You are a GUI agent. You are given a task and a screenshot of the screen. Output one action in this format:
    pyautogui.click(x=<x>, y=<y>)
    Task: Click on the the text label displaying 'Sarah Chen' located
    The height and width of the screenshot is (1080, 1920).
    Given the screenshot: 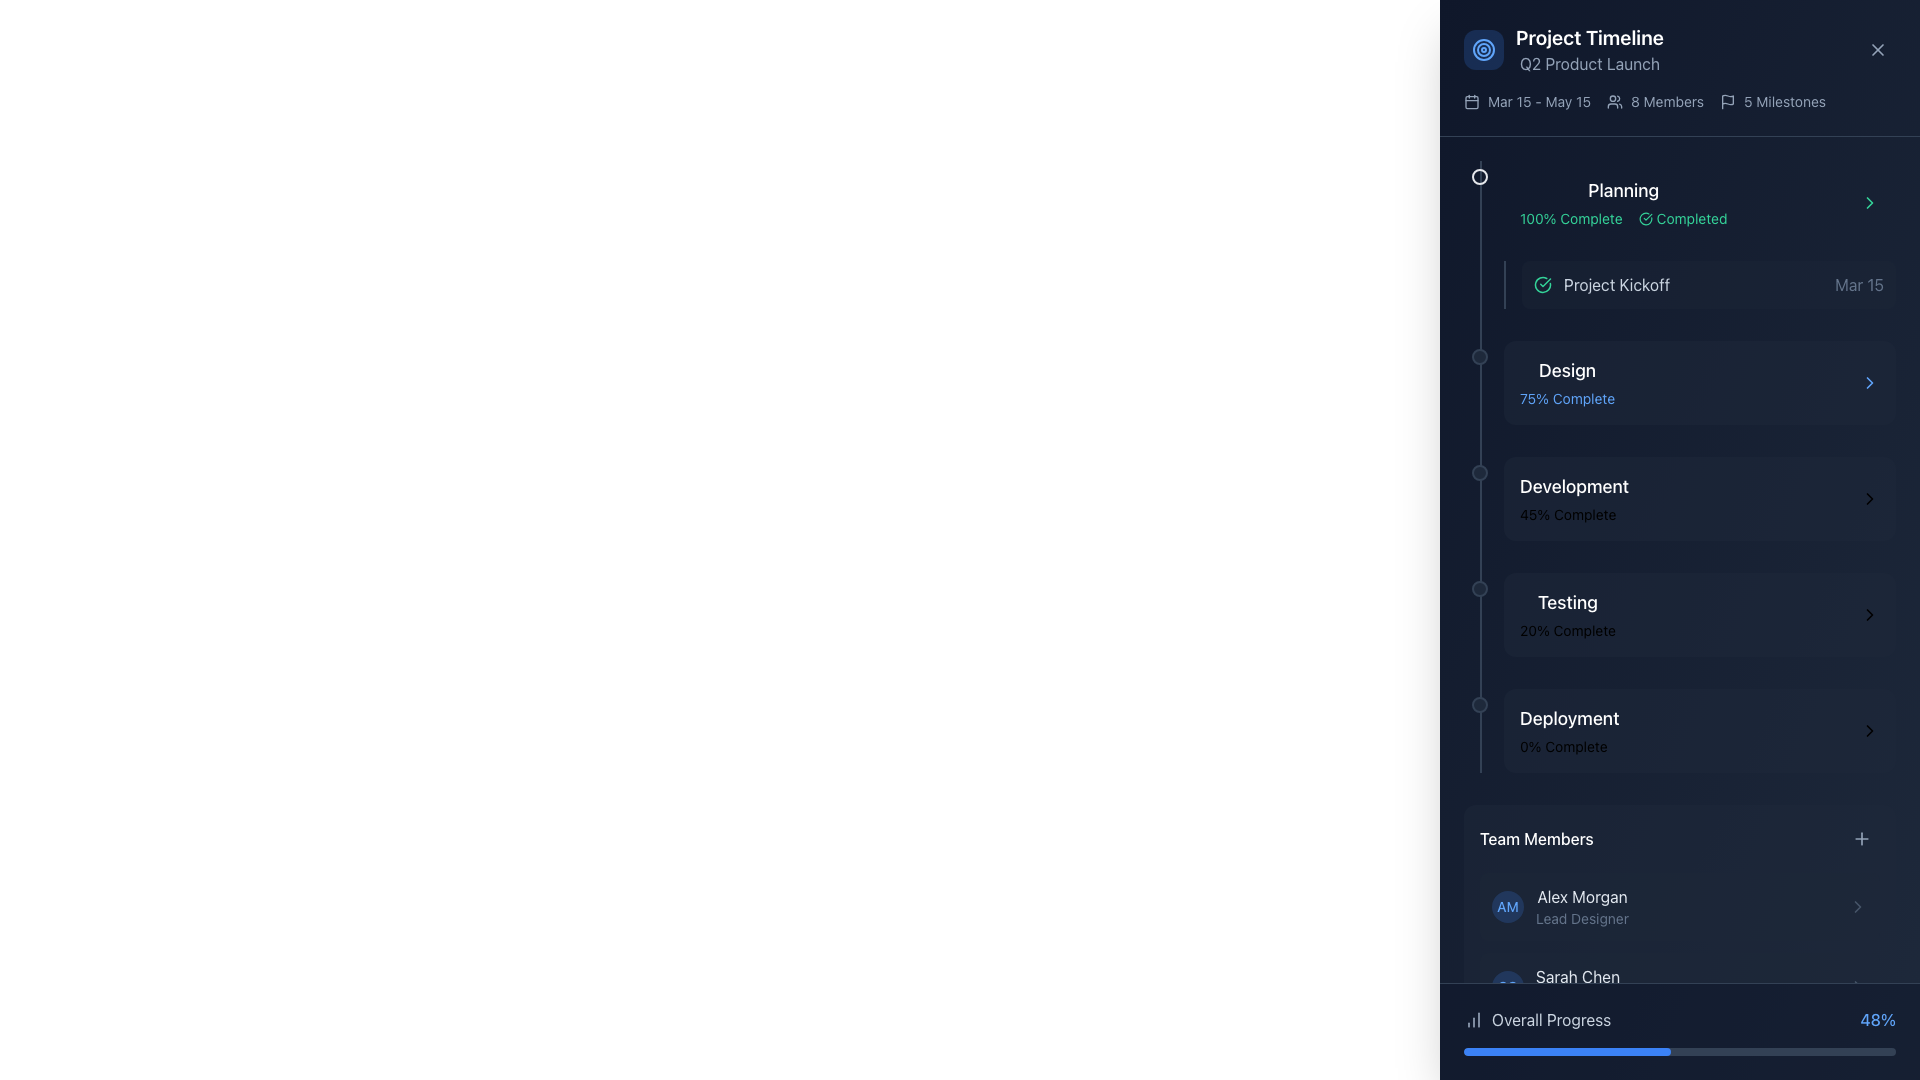 What is the action you would take?
    pyautogui.click(x=1577, y=975)
    